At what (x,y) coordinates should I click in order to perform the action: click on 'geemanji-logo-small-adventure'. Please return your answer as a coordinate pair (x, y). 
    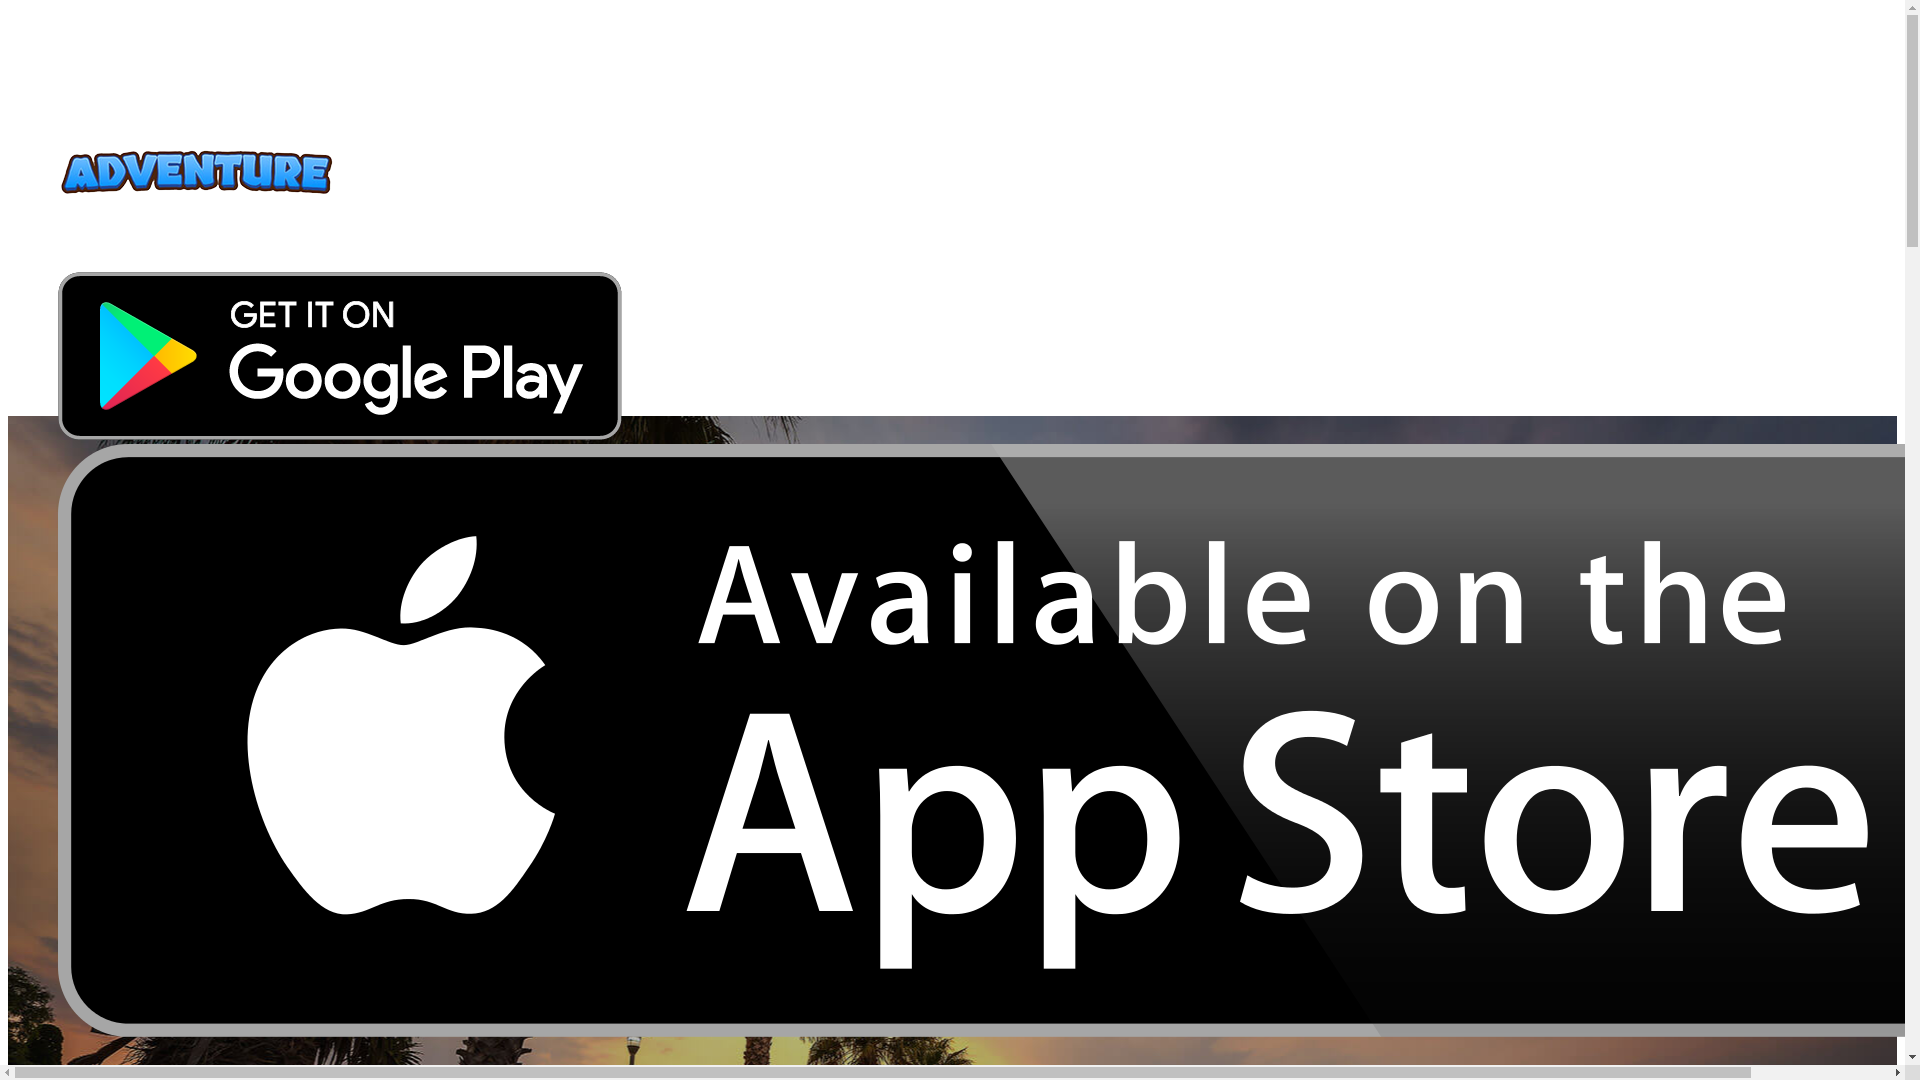
    Looking at the image, I should click on (57, 172).